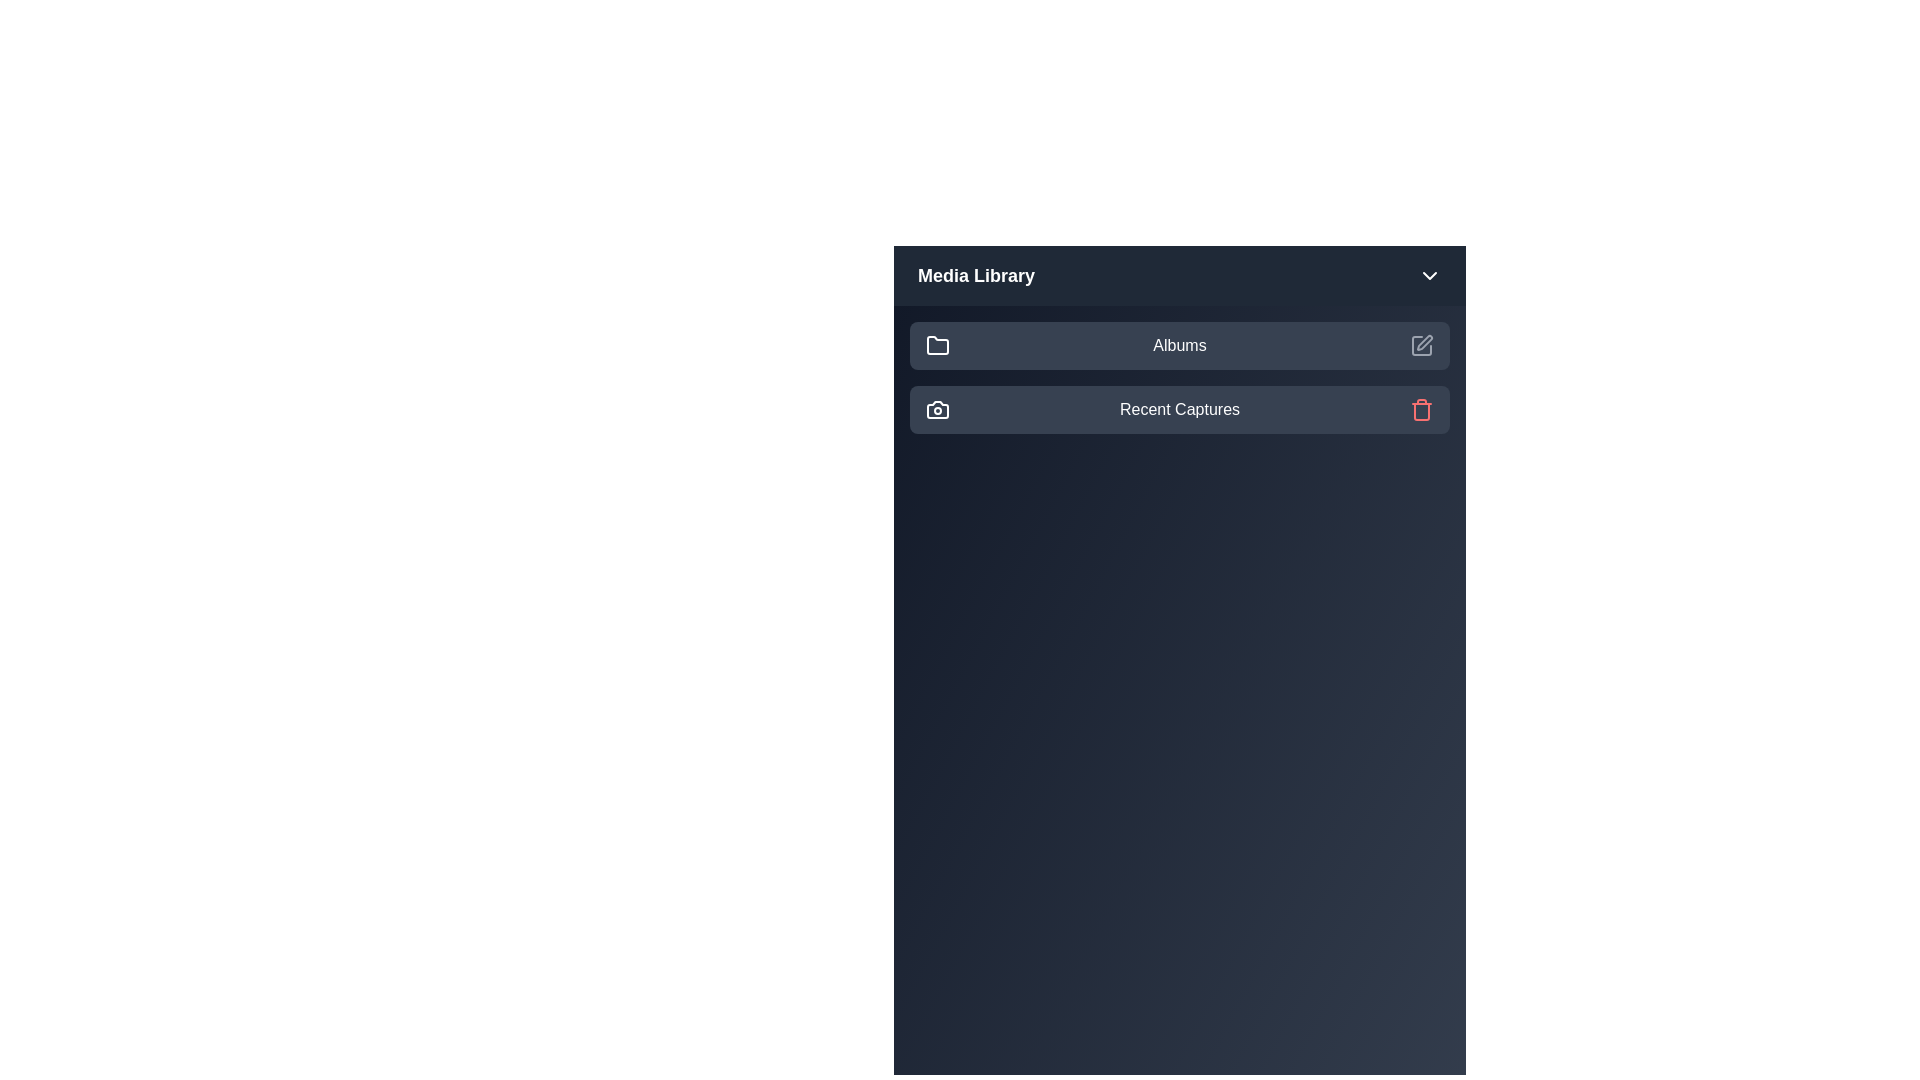  I want to click on the trash icon next to 'Recent Captures' to delete it, so click(1420, 408).